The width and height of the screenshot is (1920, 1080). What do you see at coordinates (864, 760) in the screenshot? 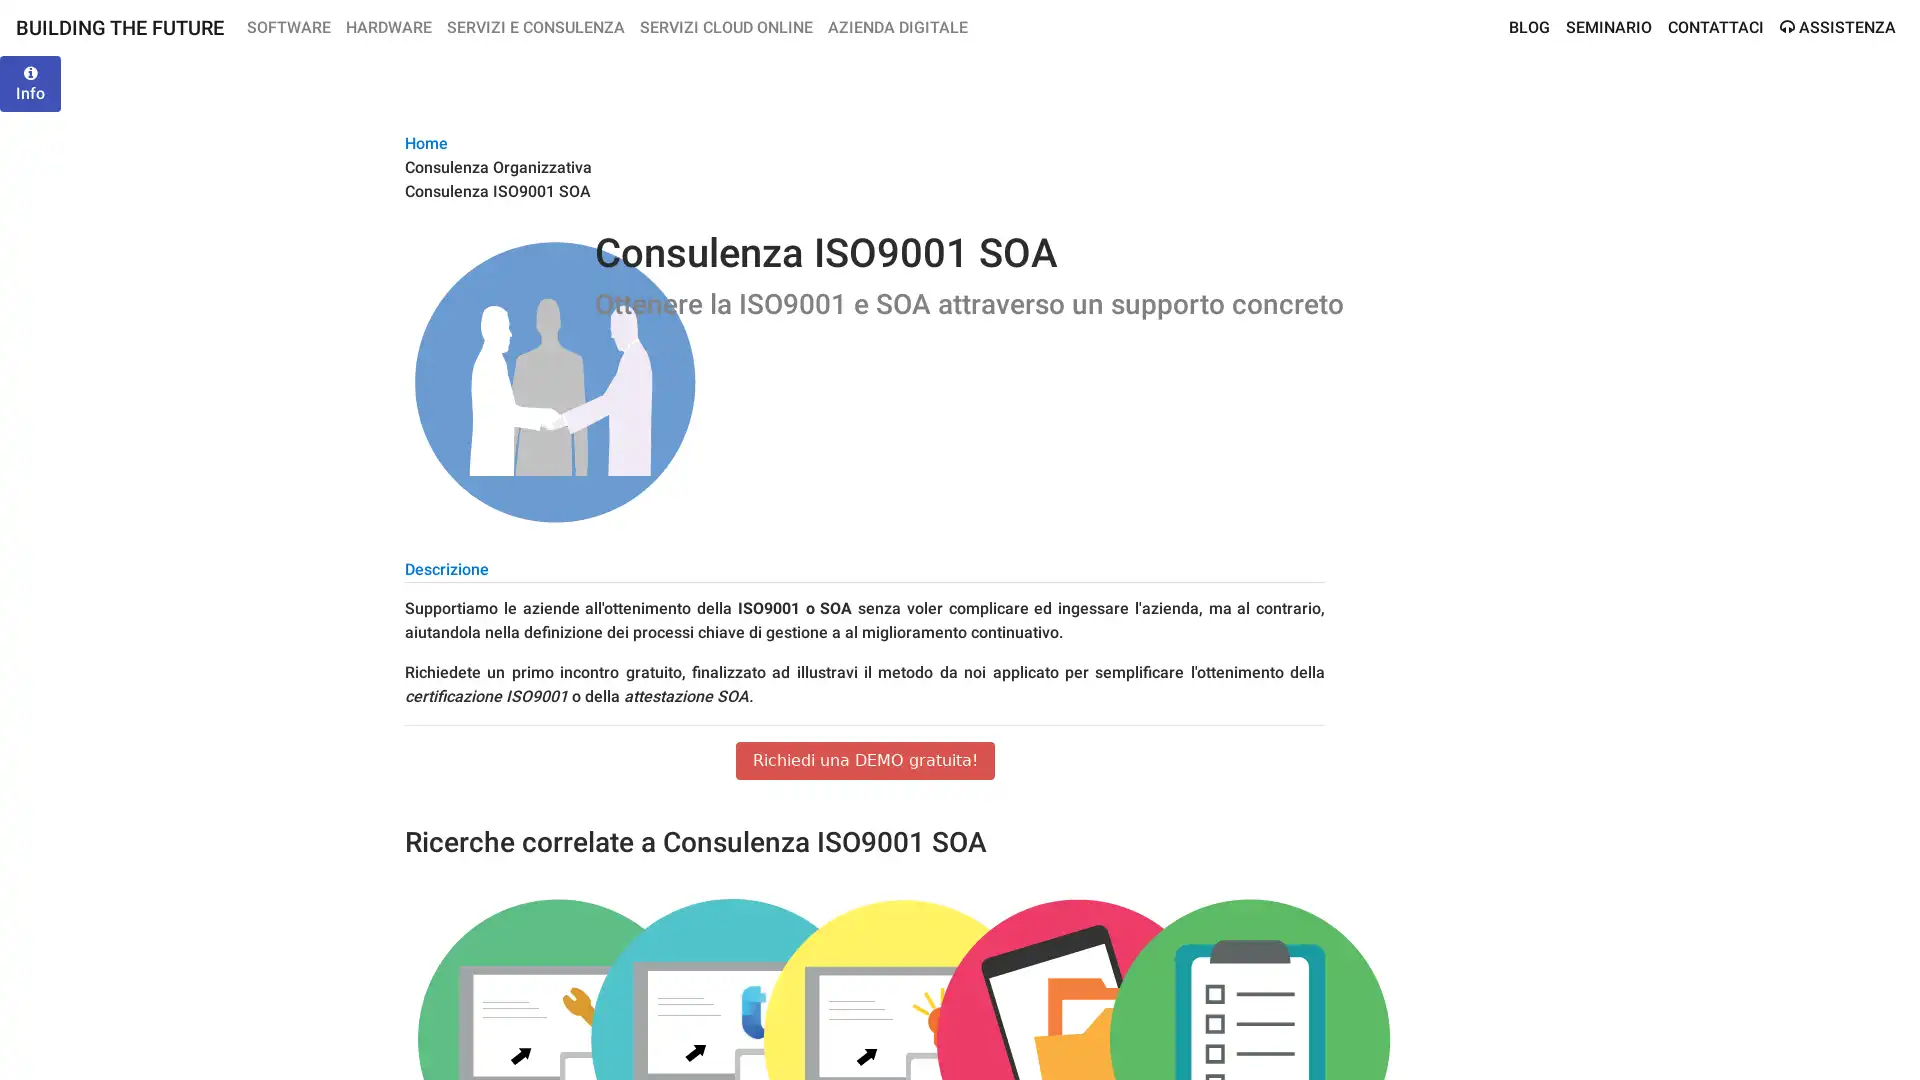
I see `Richiedi una DEMO gratuita!` at bounding box center [864, 760].